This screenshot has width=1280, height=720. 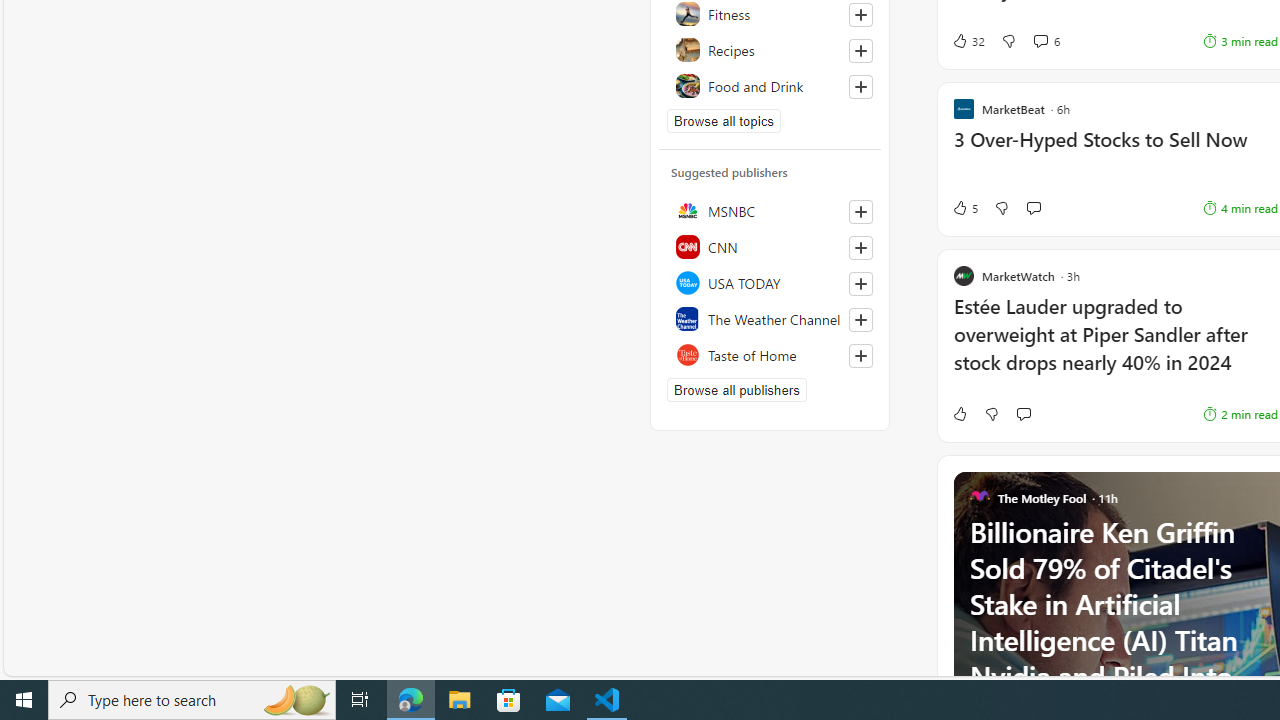 I want to click on 'View comments 6 Comment', so click(x=1044, y=41).